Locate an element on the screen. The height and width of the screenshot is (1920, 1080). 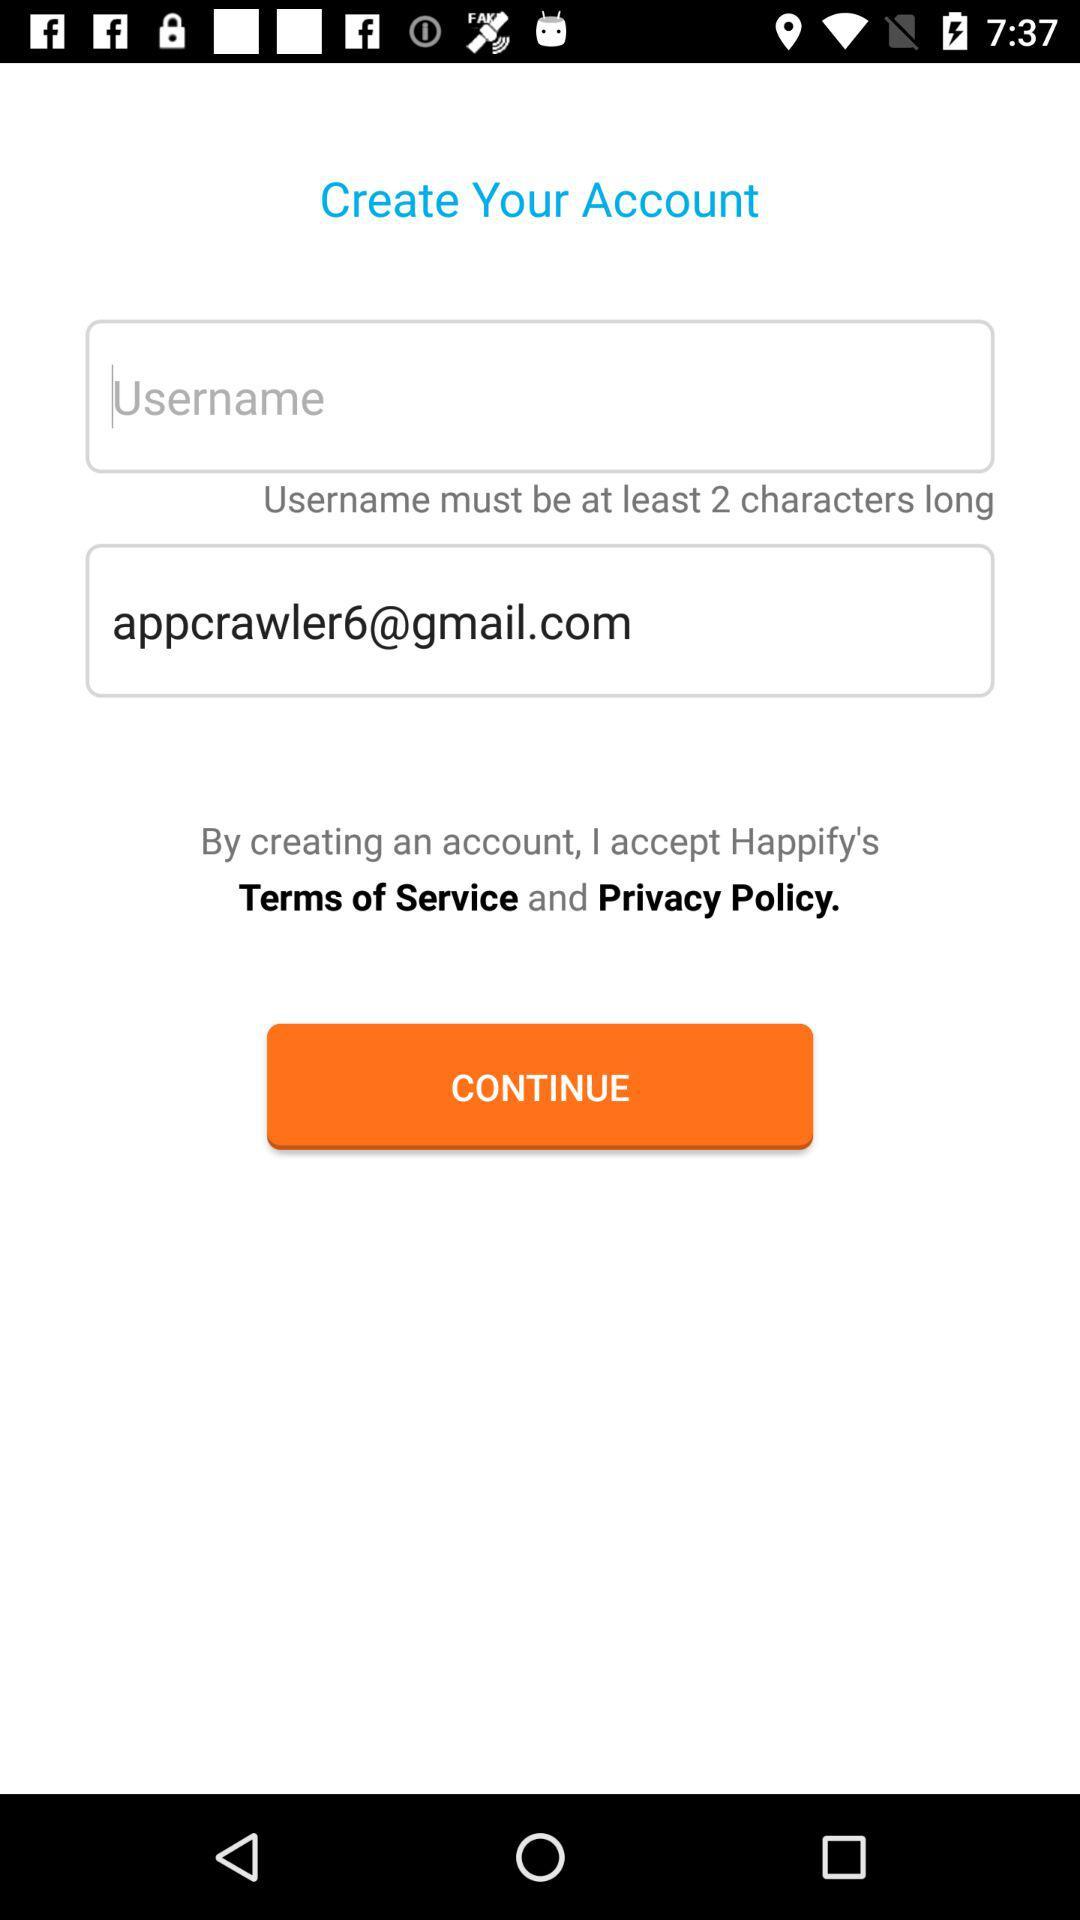
item below the by creating an is located at coordinates (538, 895).